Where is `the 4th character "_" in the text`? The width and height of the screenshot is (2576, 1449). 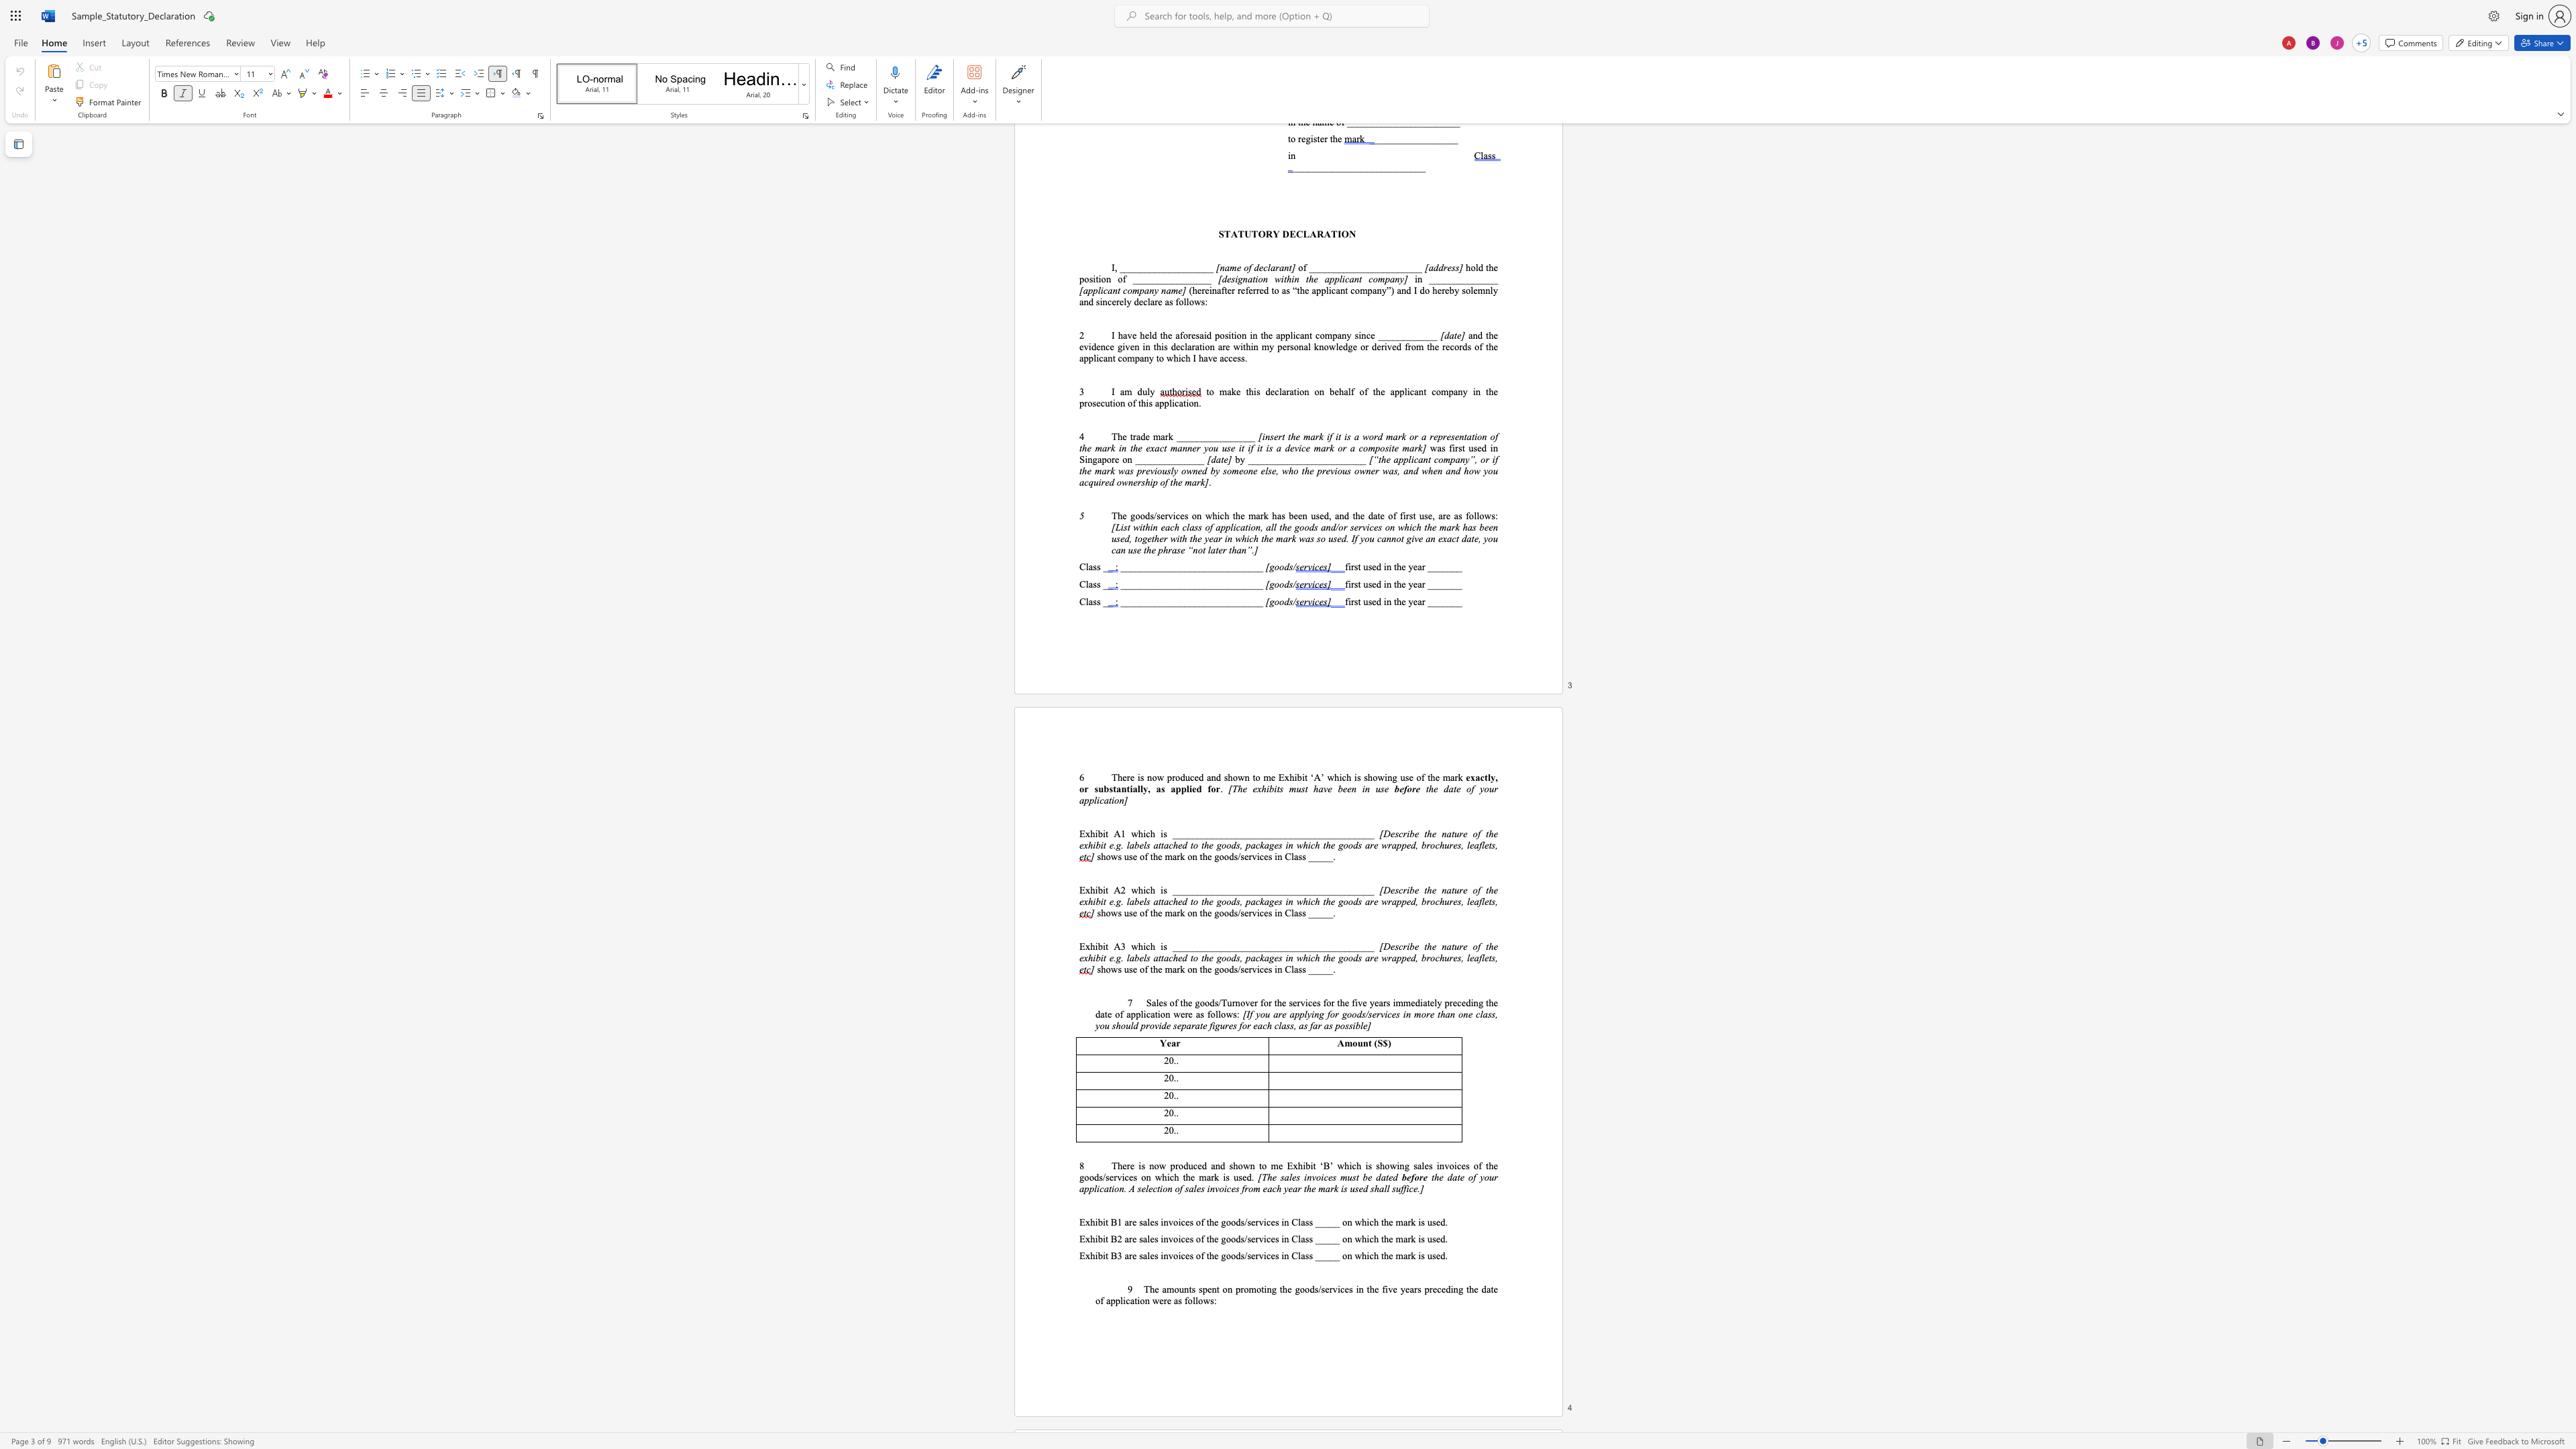
the 4th character "_" in the text is located at coordinates (1189, 890).